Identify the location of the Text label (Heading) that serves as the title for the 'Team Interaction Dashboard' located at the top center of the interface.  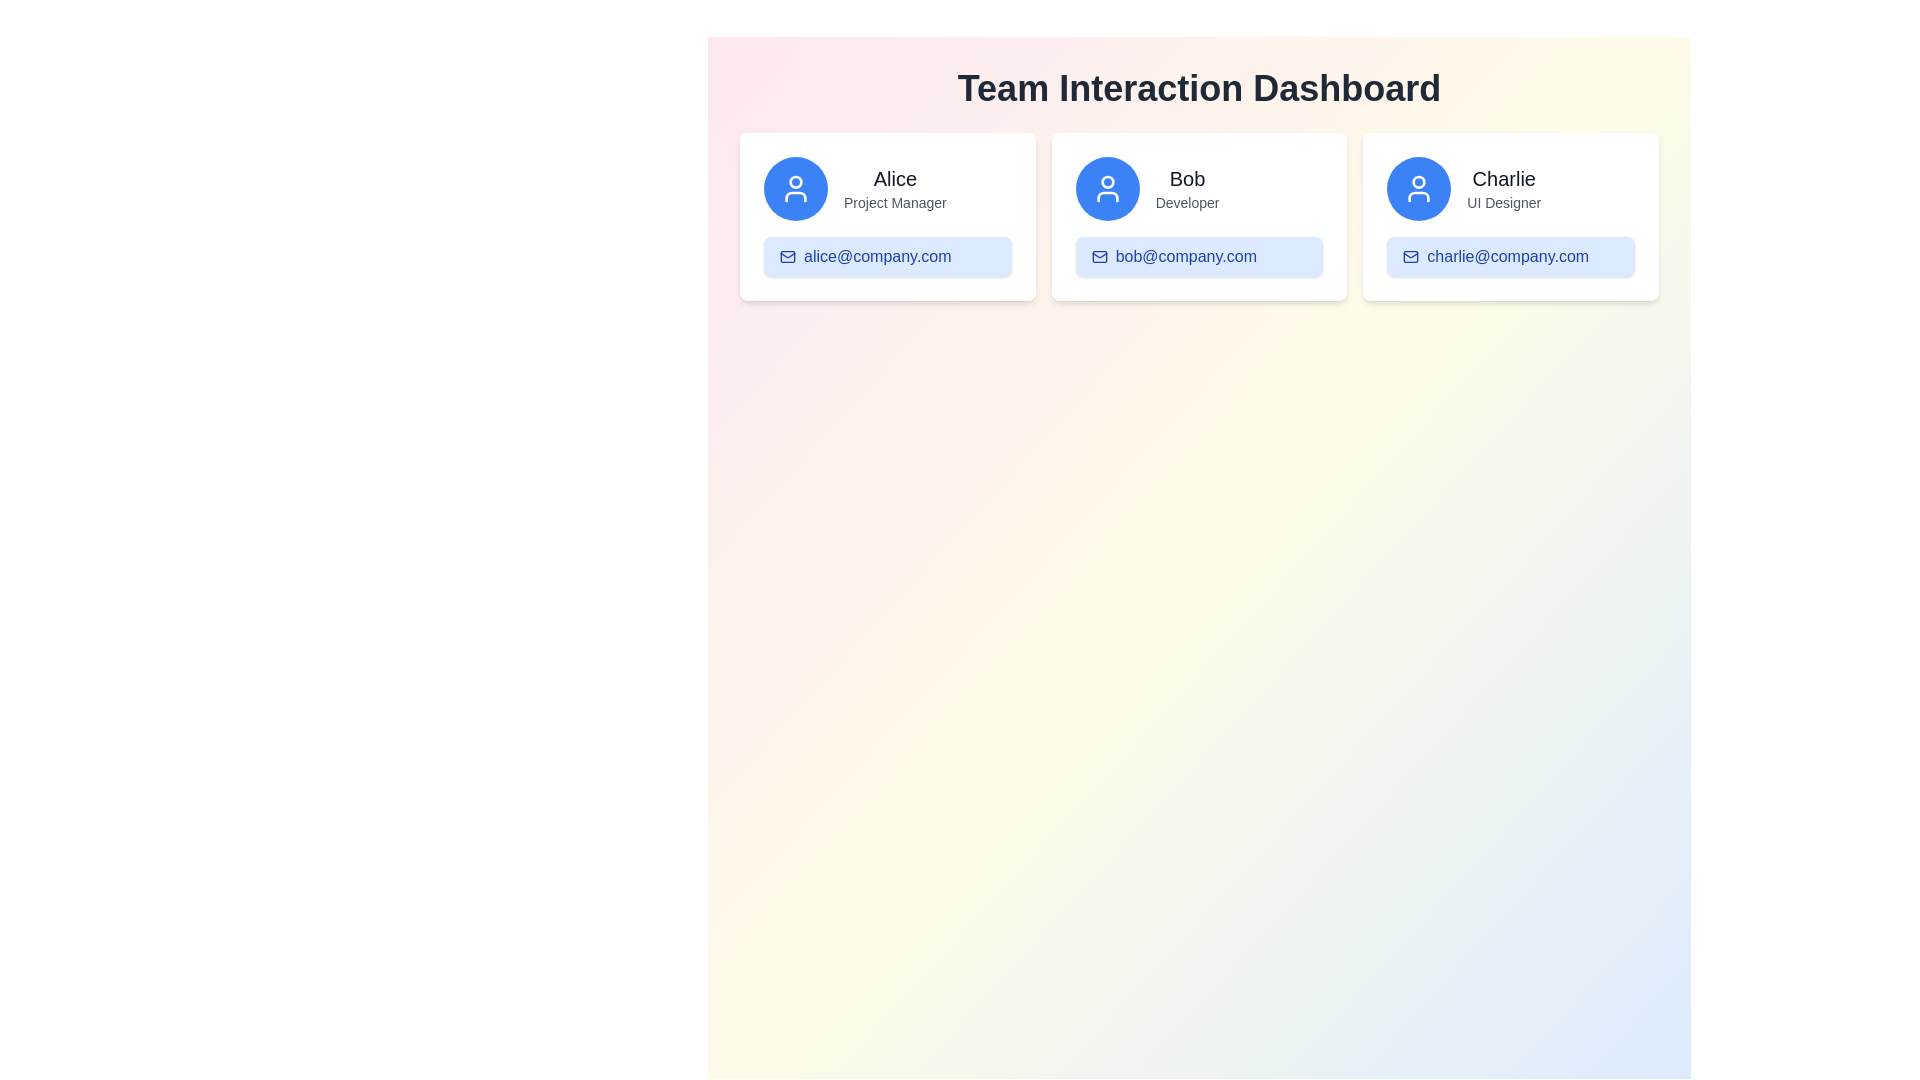
(1199, 87).